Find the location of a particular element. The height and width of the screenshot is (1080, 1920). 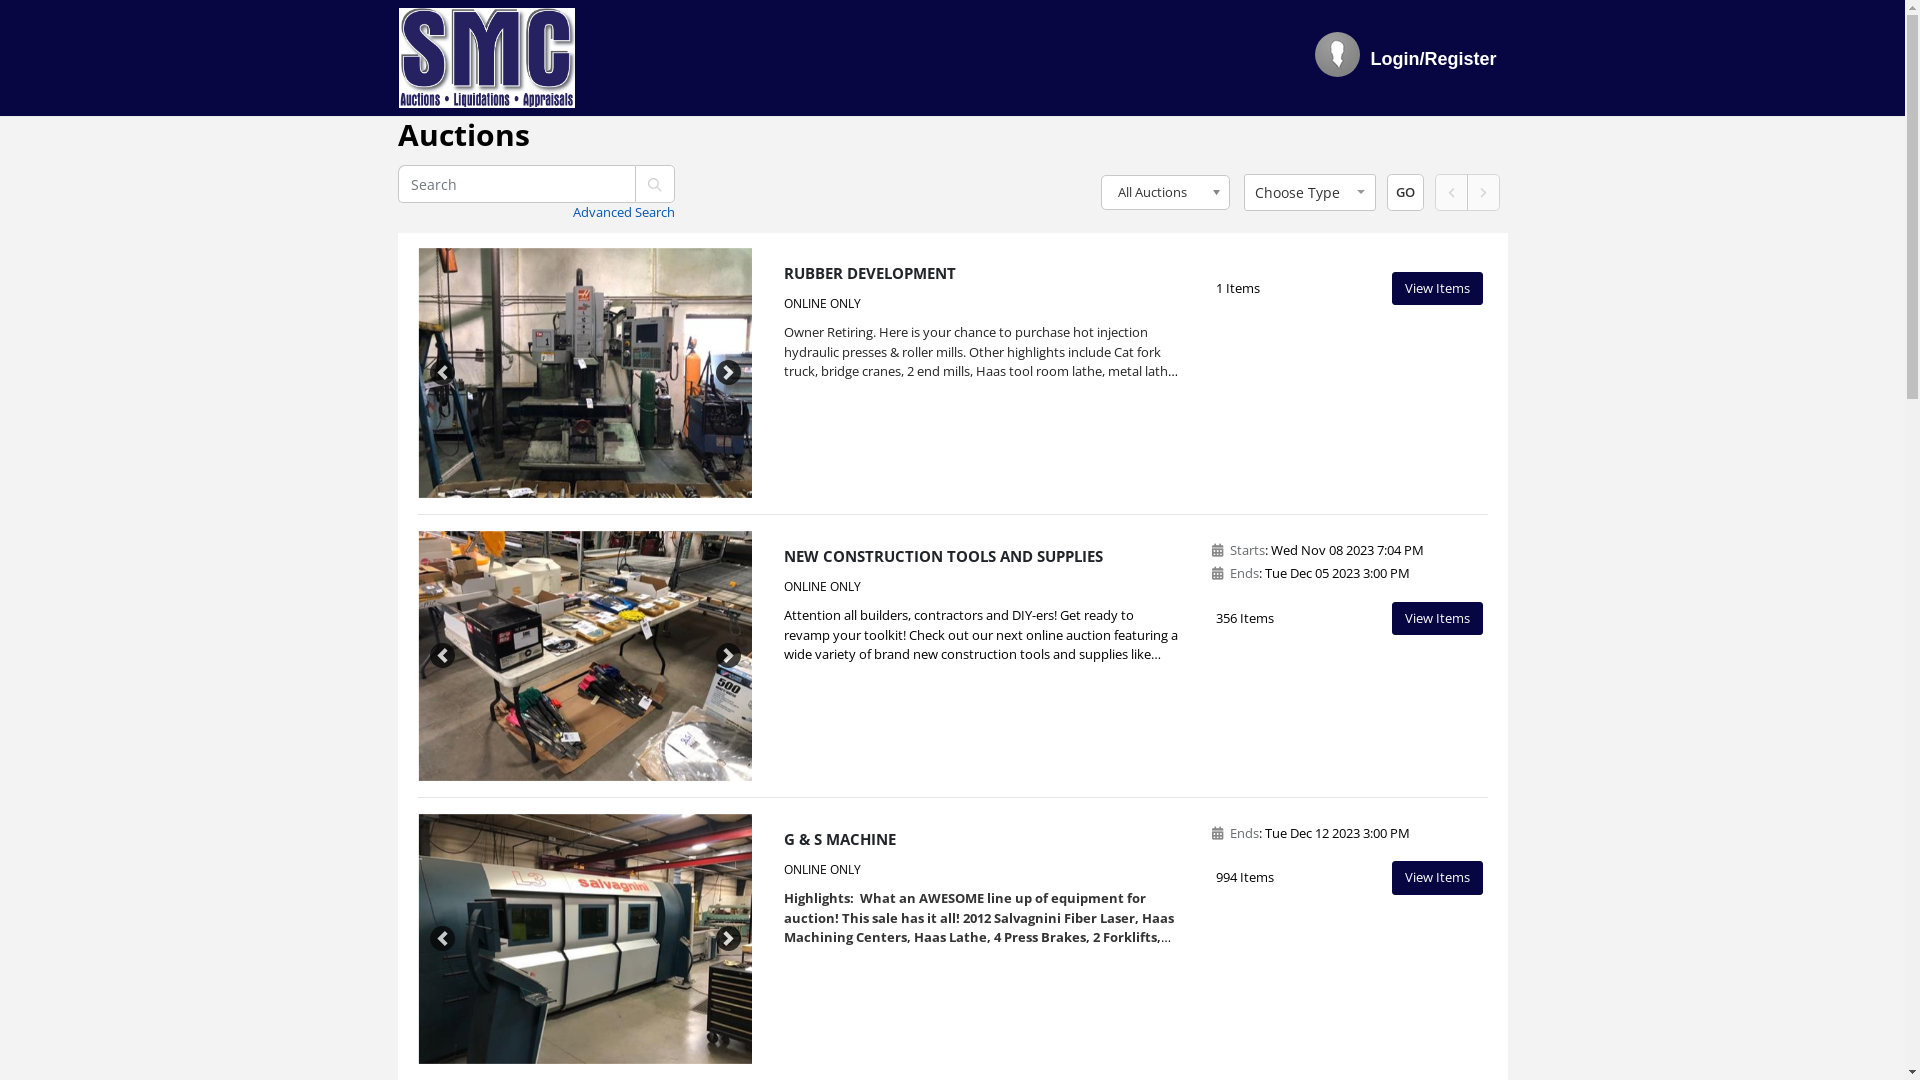

'Previous' is located at coordinates (441, 373).